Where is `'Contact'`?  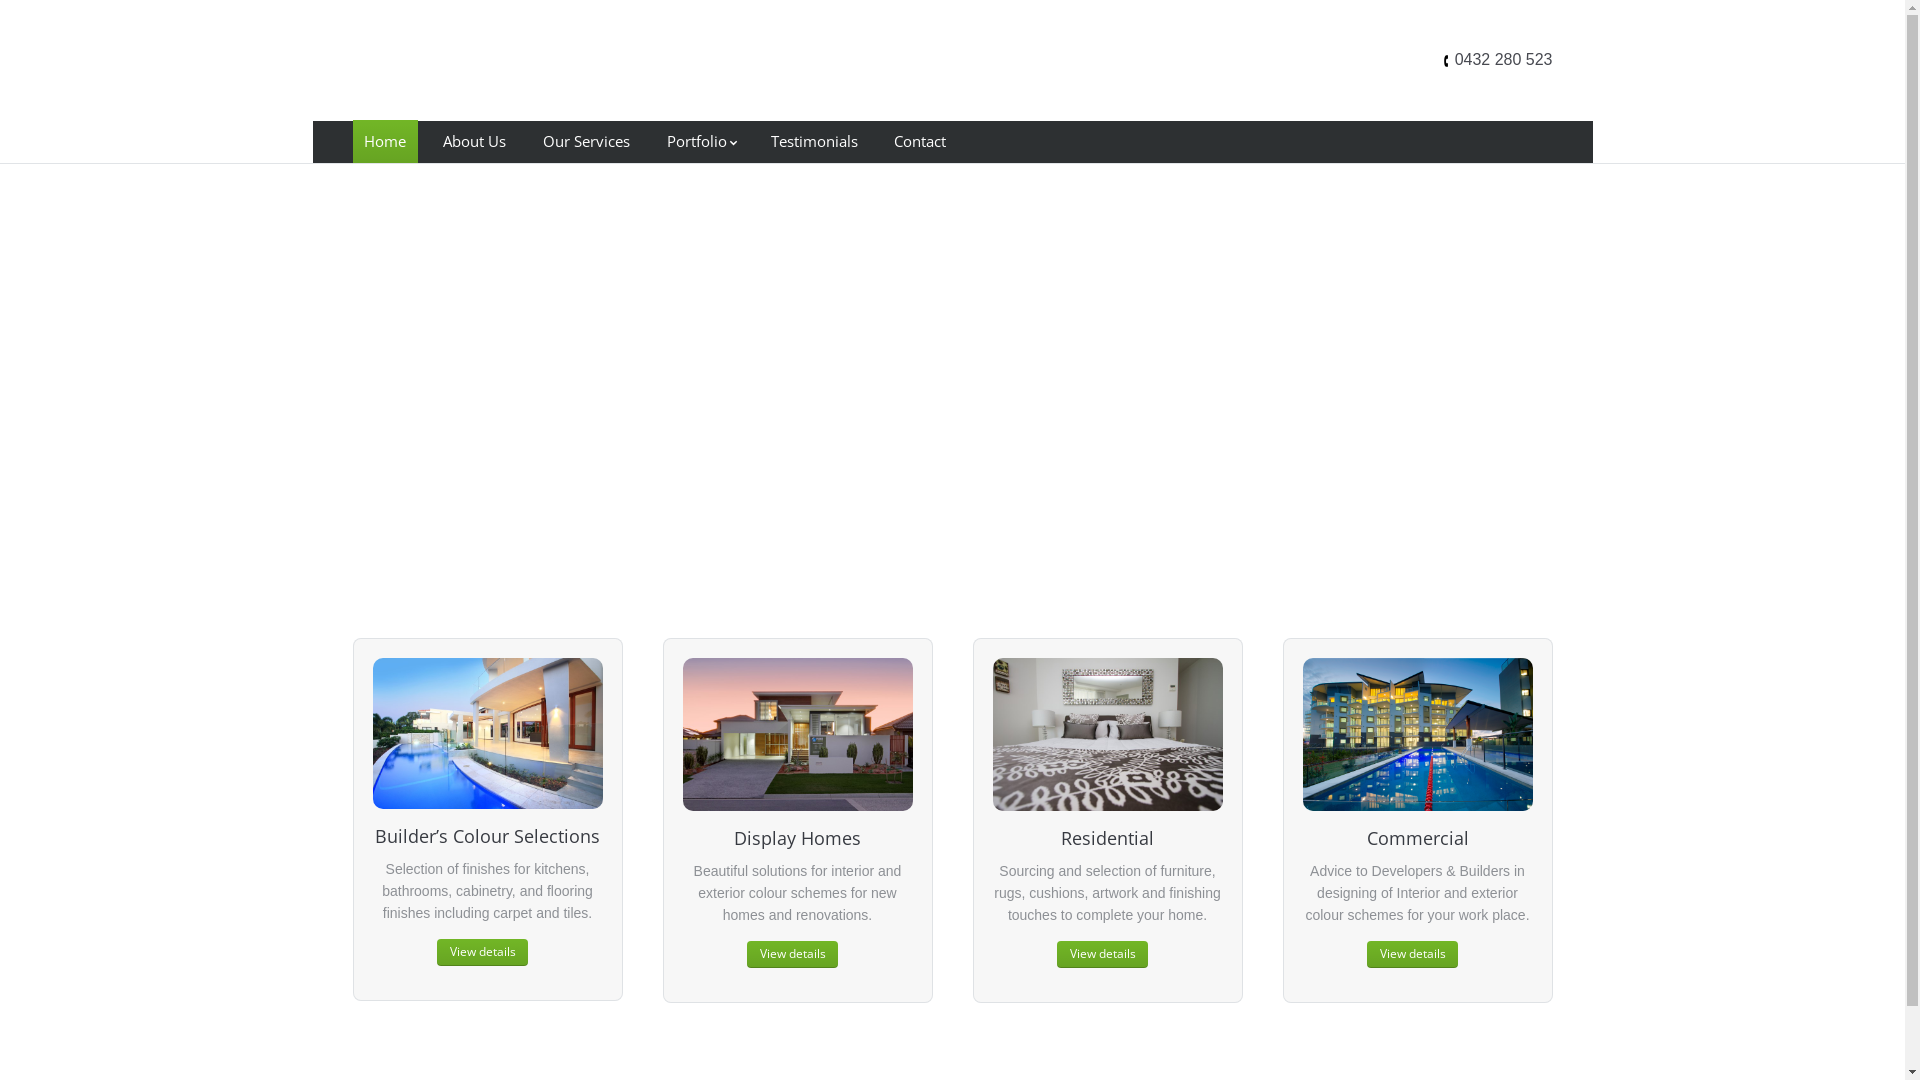 'Contact' is located at coordinates (919, 140).